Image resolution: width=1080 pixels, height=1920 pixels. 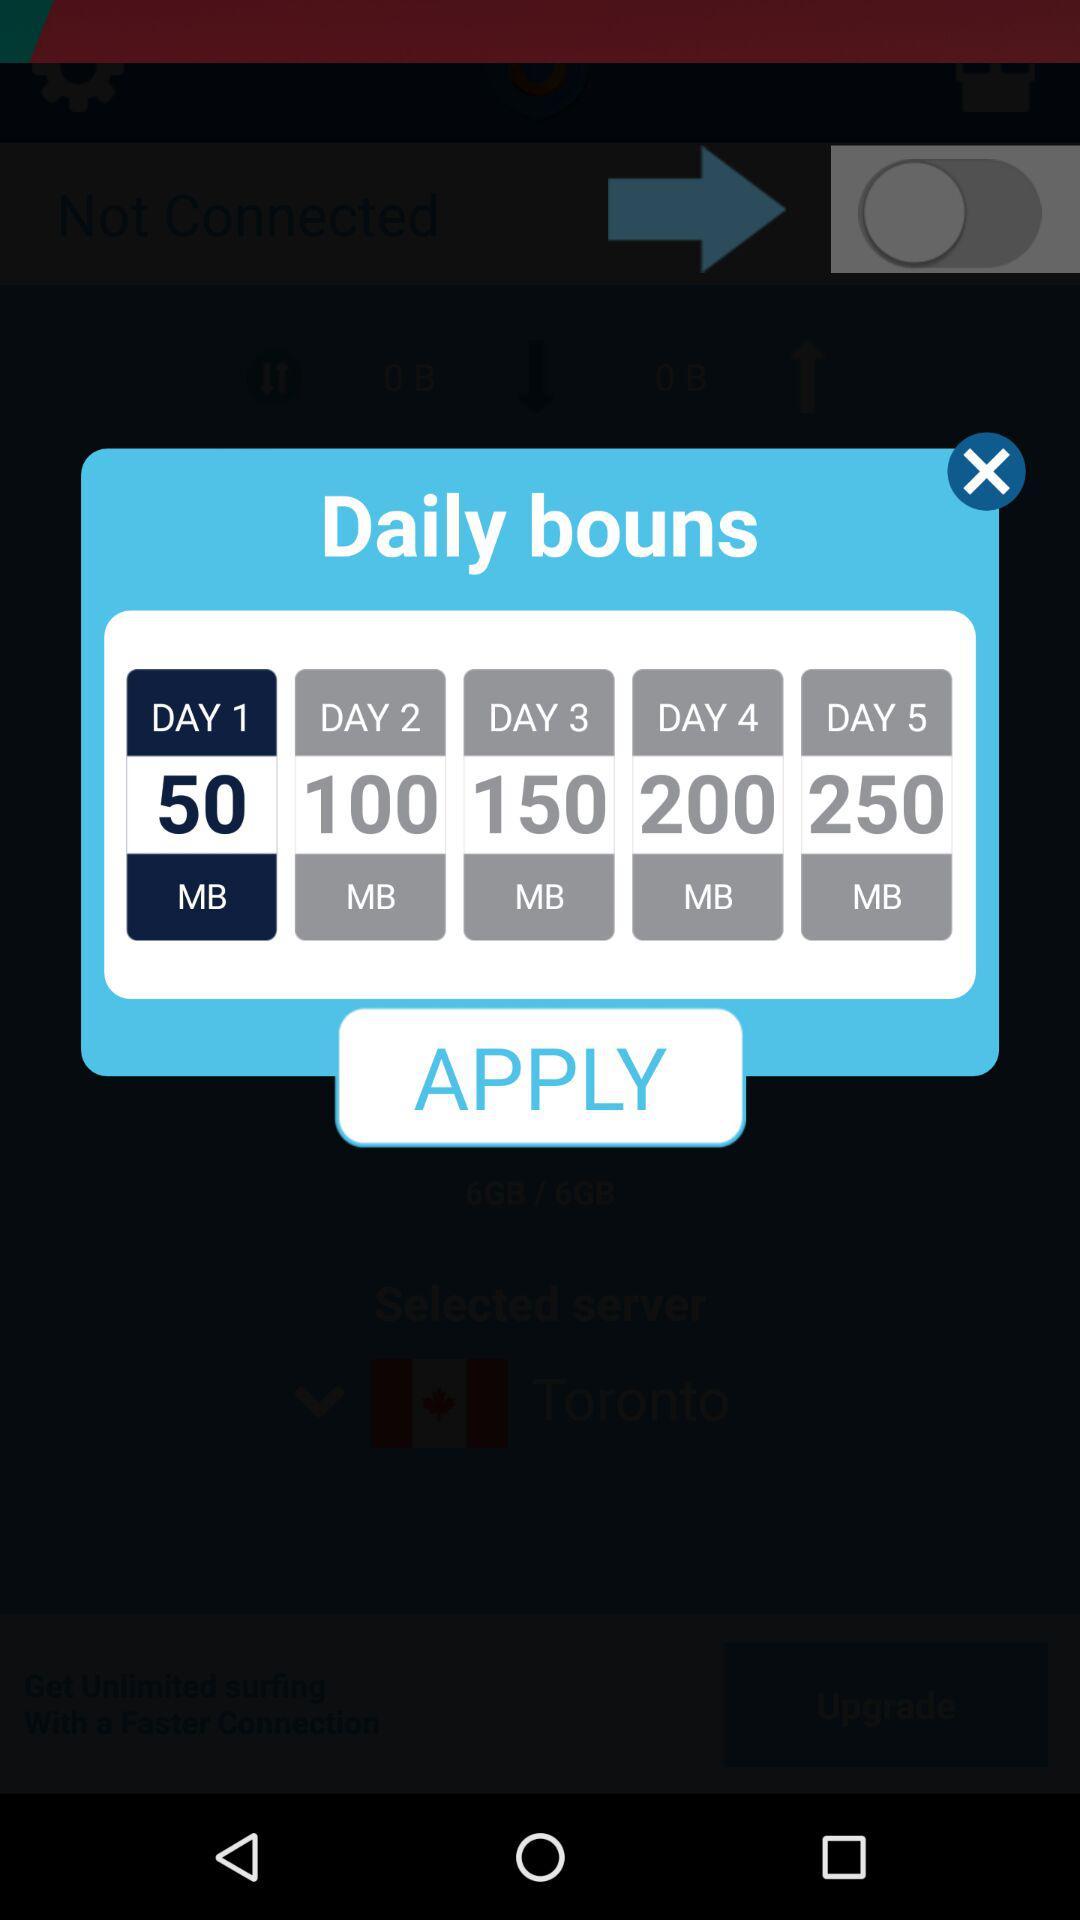 I want to click on close, so click(x=985, y=470).